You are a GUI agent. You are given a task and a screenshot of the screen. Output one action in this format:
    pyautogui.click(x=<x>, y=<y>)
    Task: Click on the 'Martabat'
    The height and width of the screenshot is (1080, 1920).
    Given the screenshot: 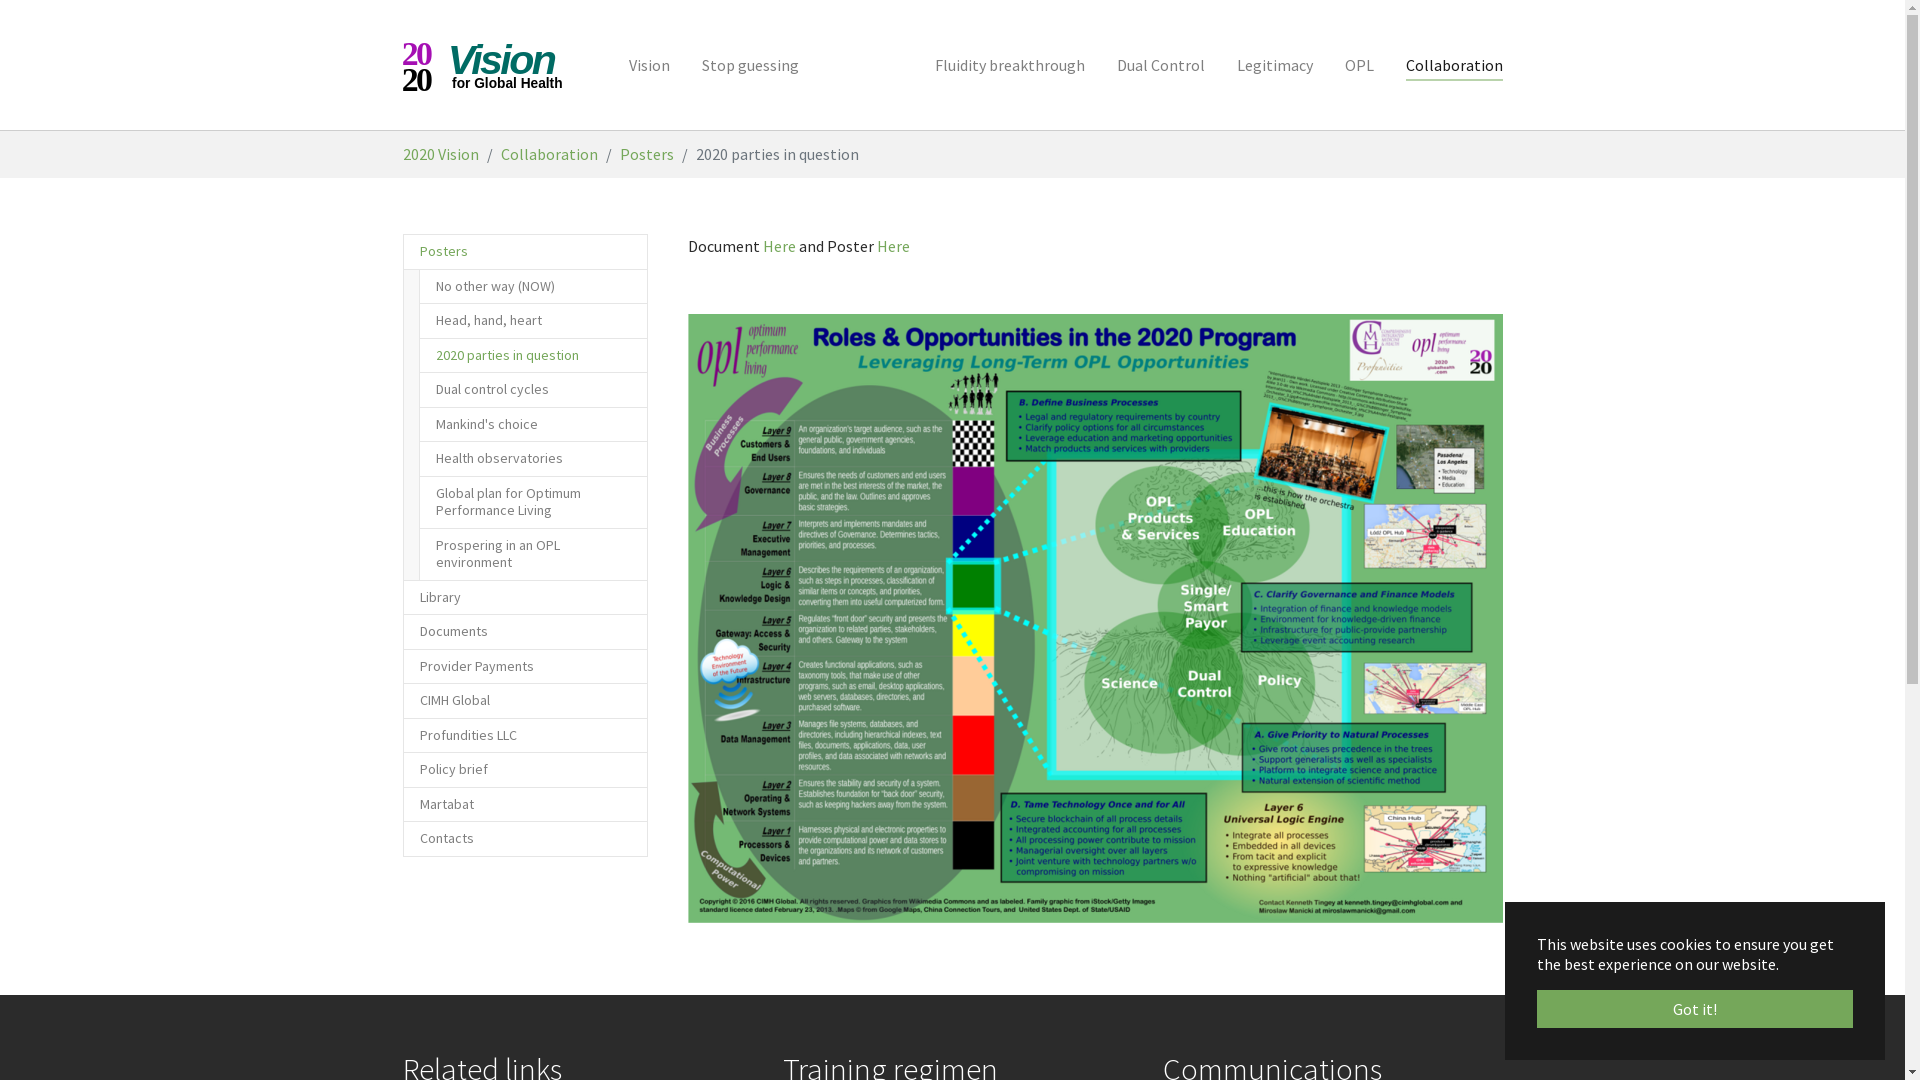 What is the action you would take?
    pyautogui.click(x=524, y=802)
    